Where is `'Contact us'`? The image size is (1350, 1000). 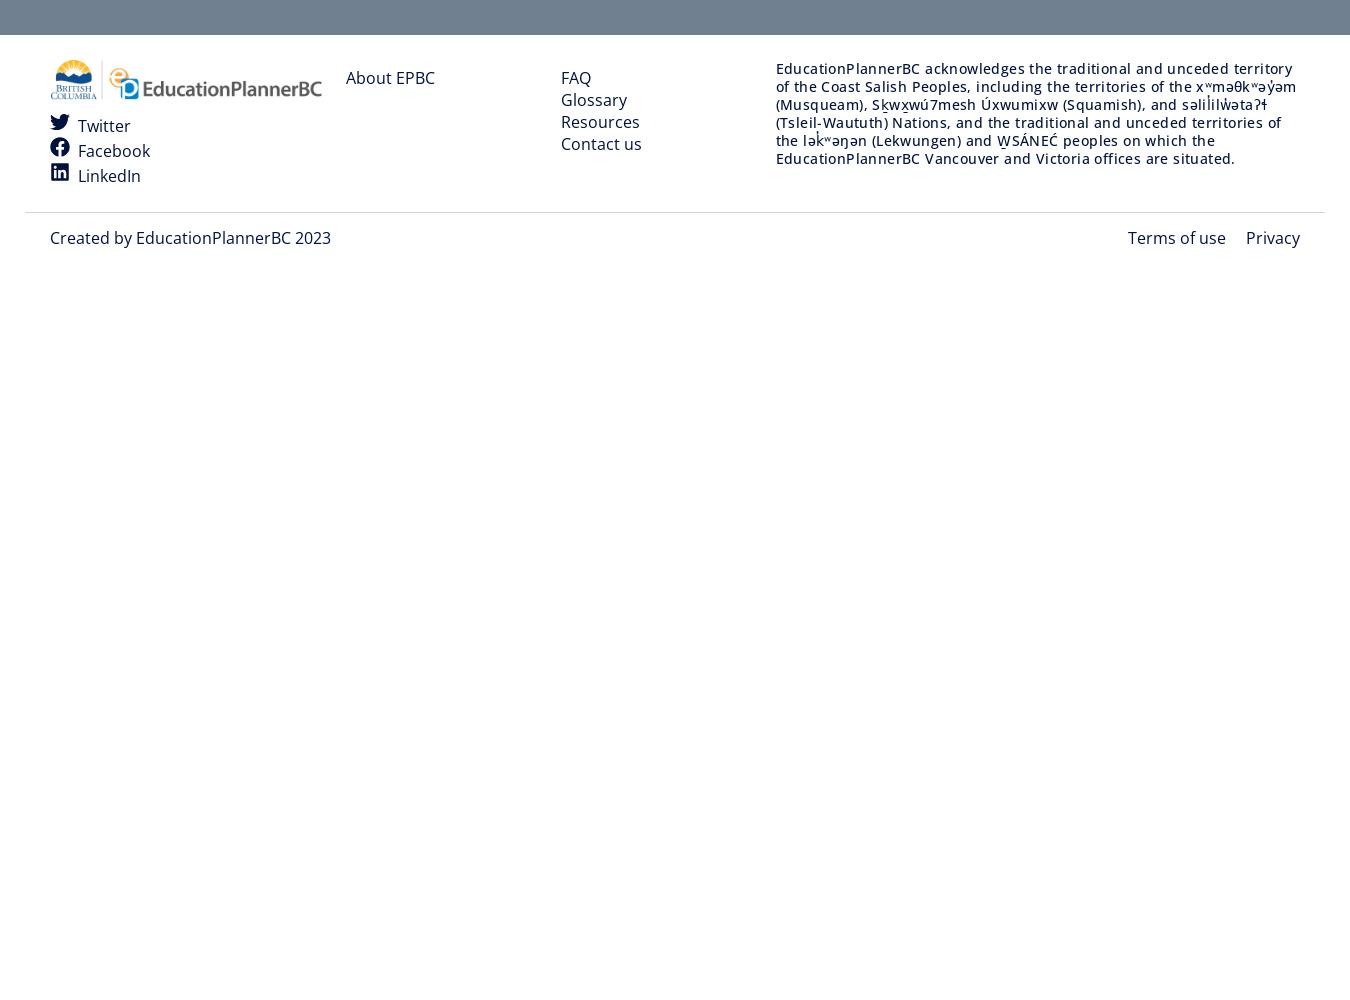 'Contact us' is located at coordinates (600, 143).